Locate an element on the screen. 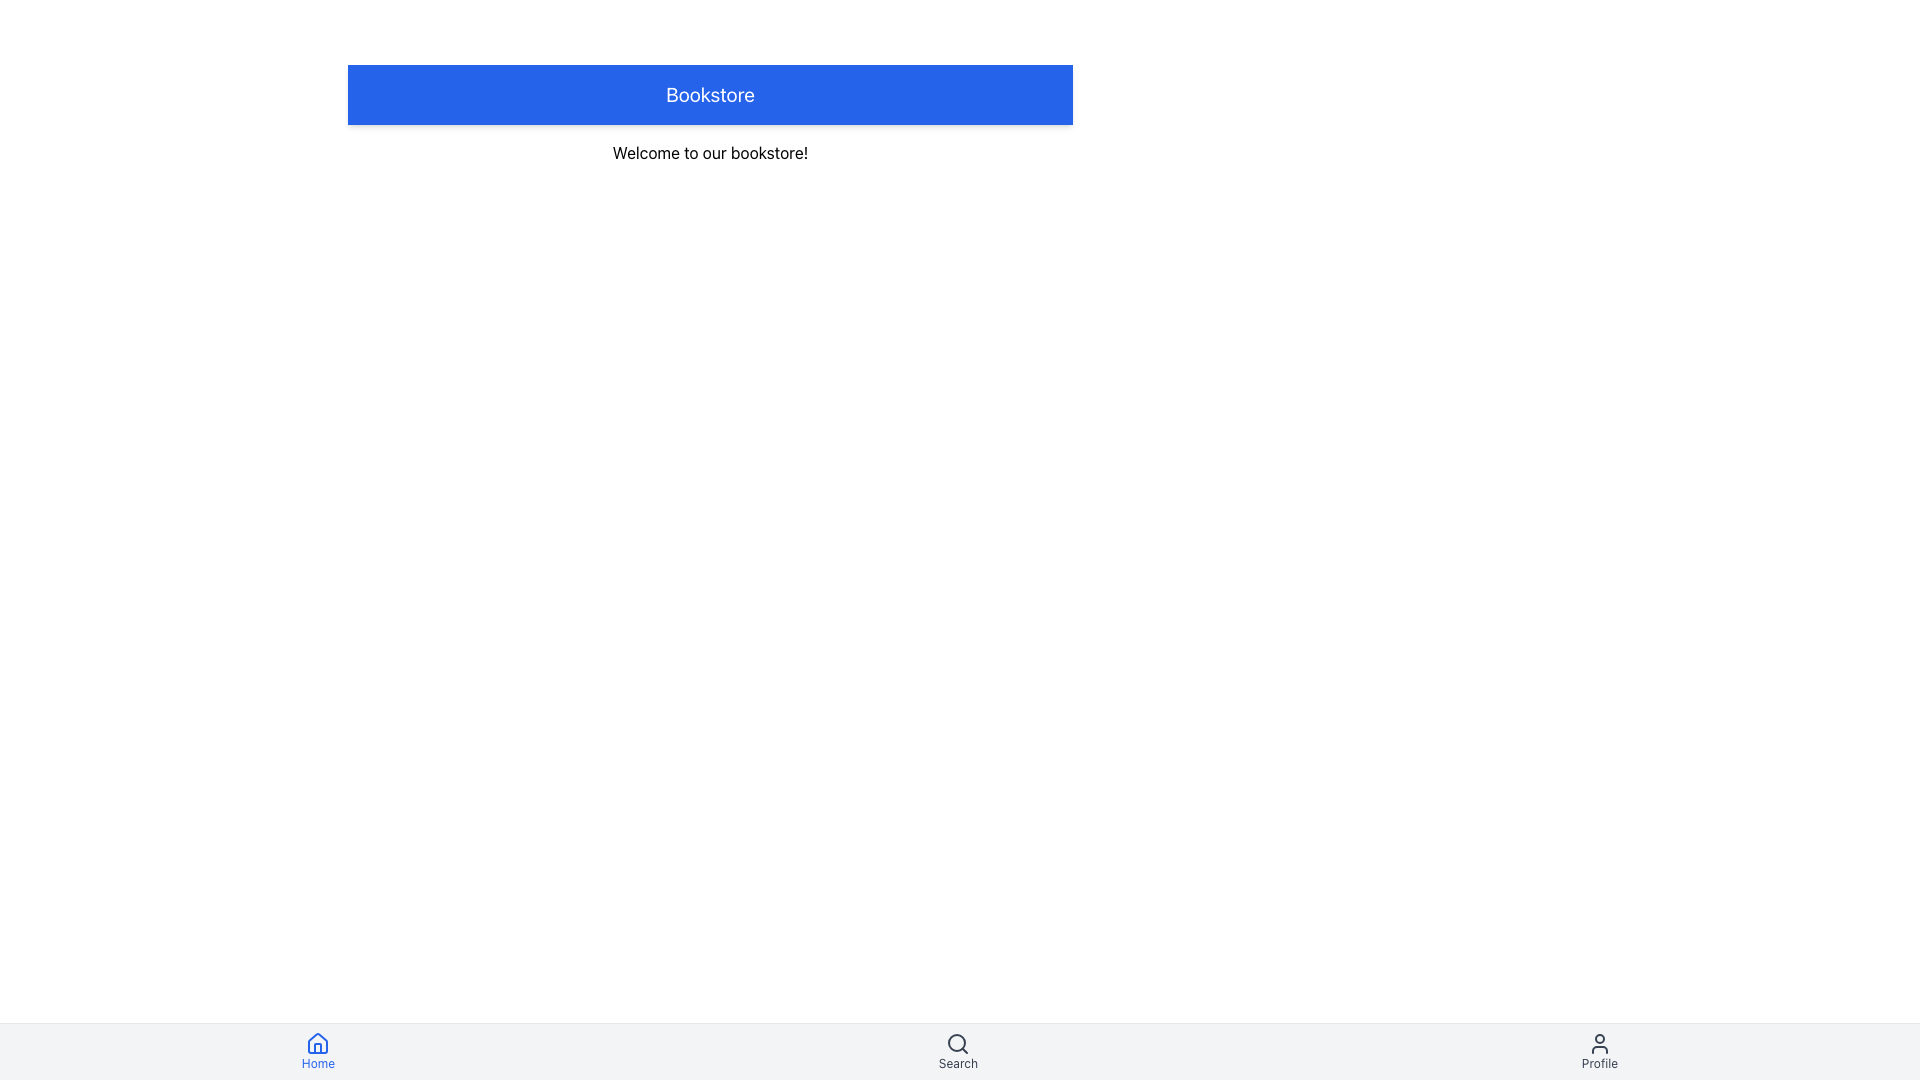  the 'Home' icon located in the bottom navigation bar to receive visual feedback is located at coordinates (317, 1042).